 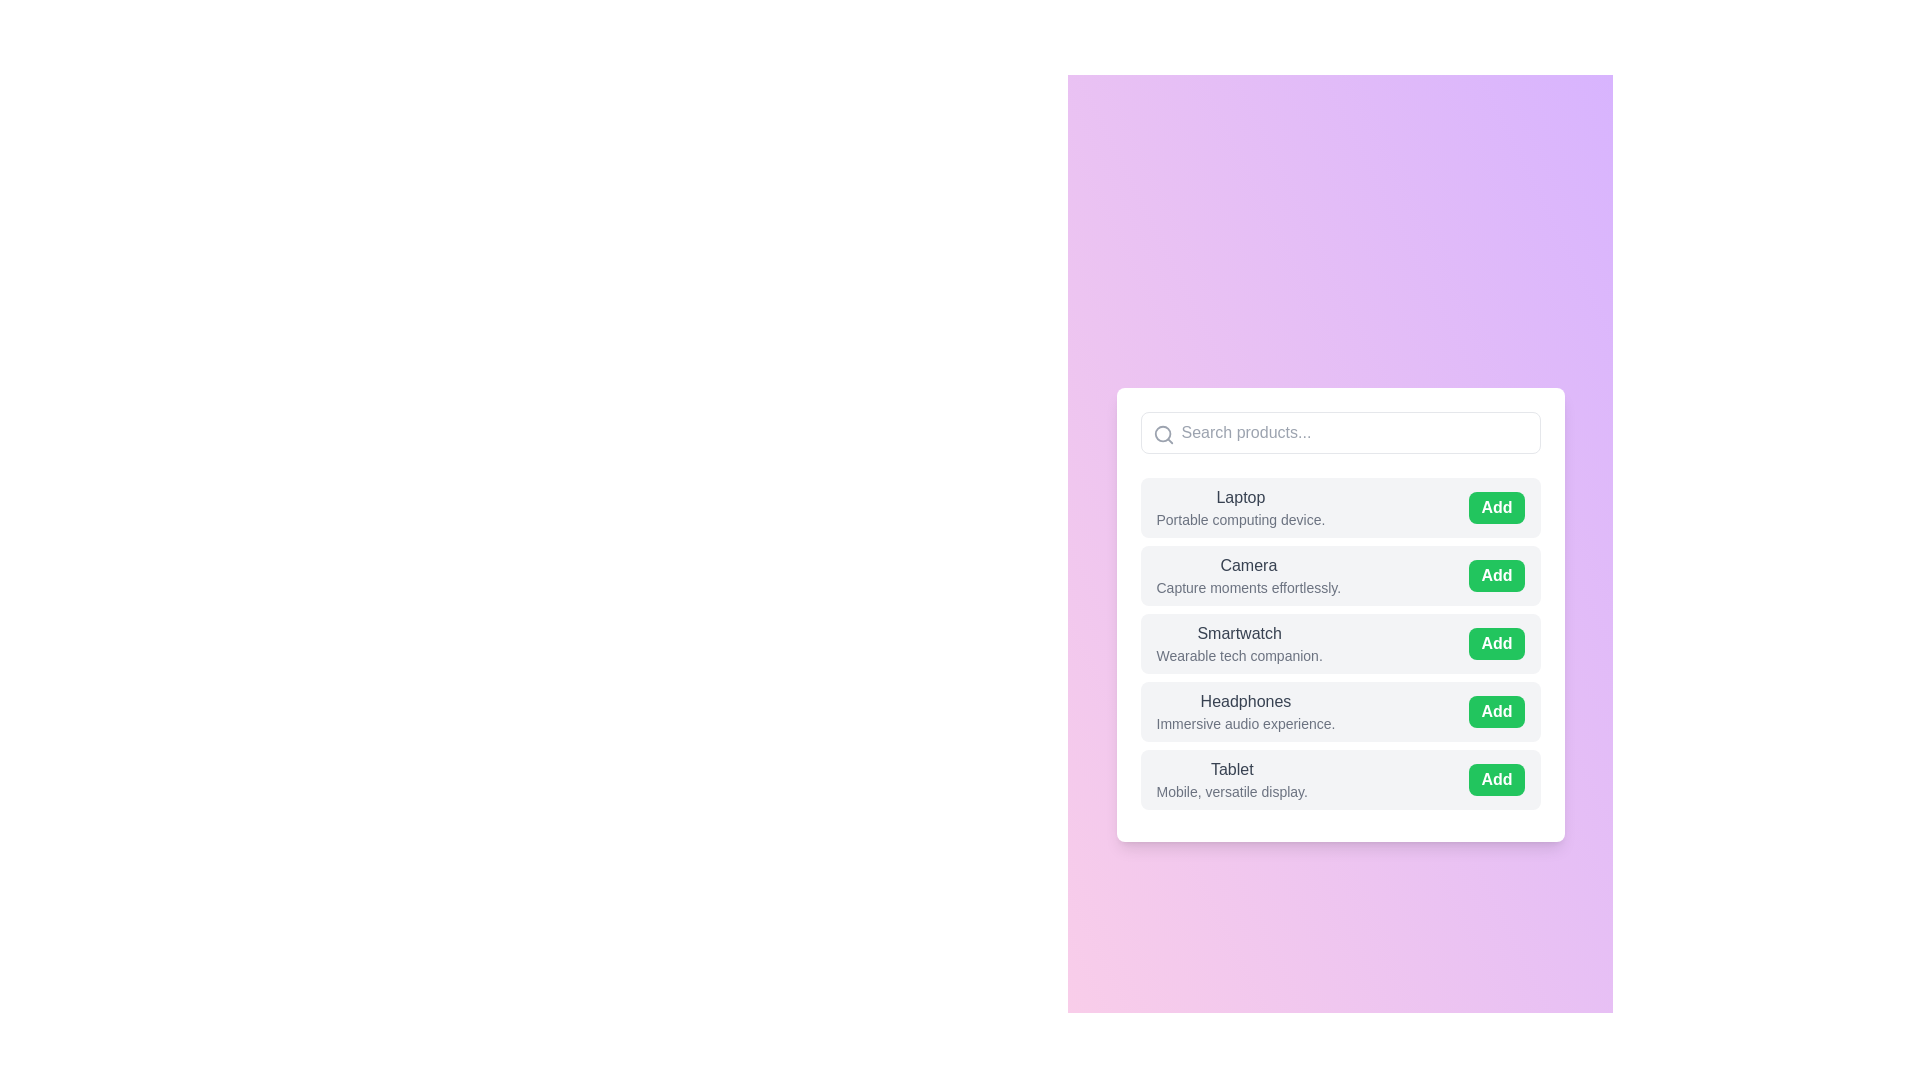 What do you see at coordinates (1497, 711) in the screenshot?
I see `the 'Add' button, which is a green rectangular button with rounded corners located on the right side of the row containing 'Headphones' and 'Immersive audio experience.'` at bounding box center [1497, 711].